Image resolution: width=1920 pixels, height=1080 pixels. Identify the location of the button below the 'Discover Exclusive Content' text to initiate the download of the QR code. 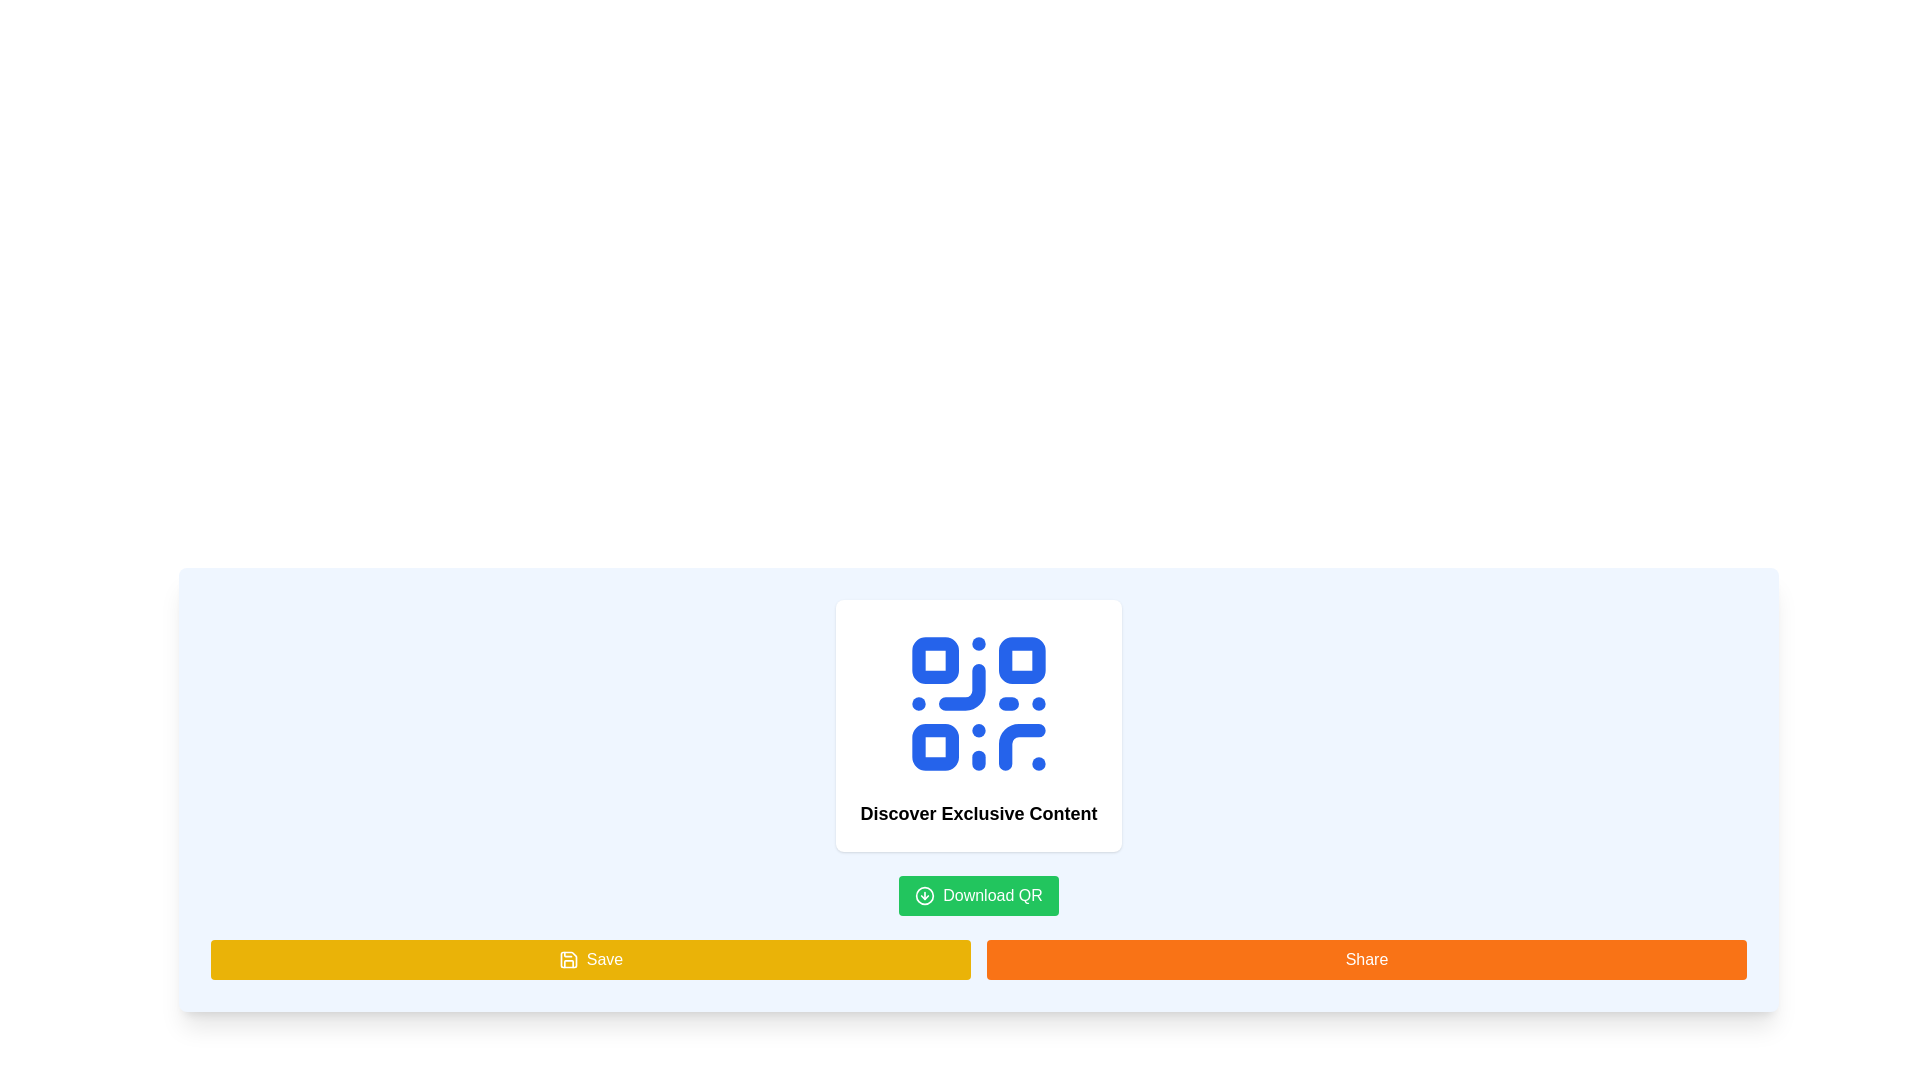
(979, 894).